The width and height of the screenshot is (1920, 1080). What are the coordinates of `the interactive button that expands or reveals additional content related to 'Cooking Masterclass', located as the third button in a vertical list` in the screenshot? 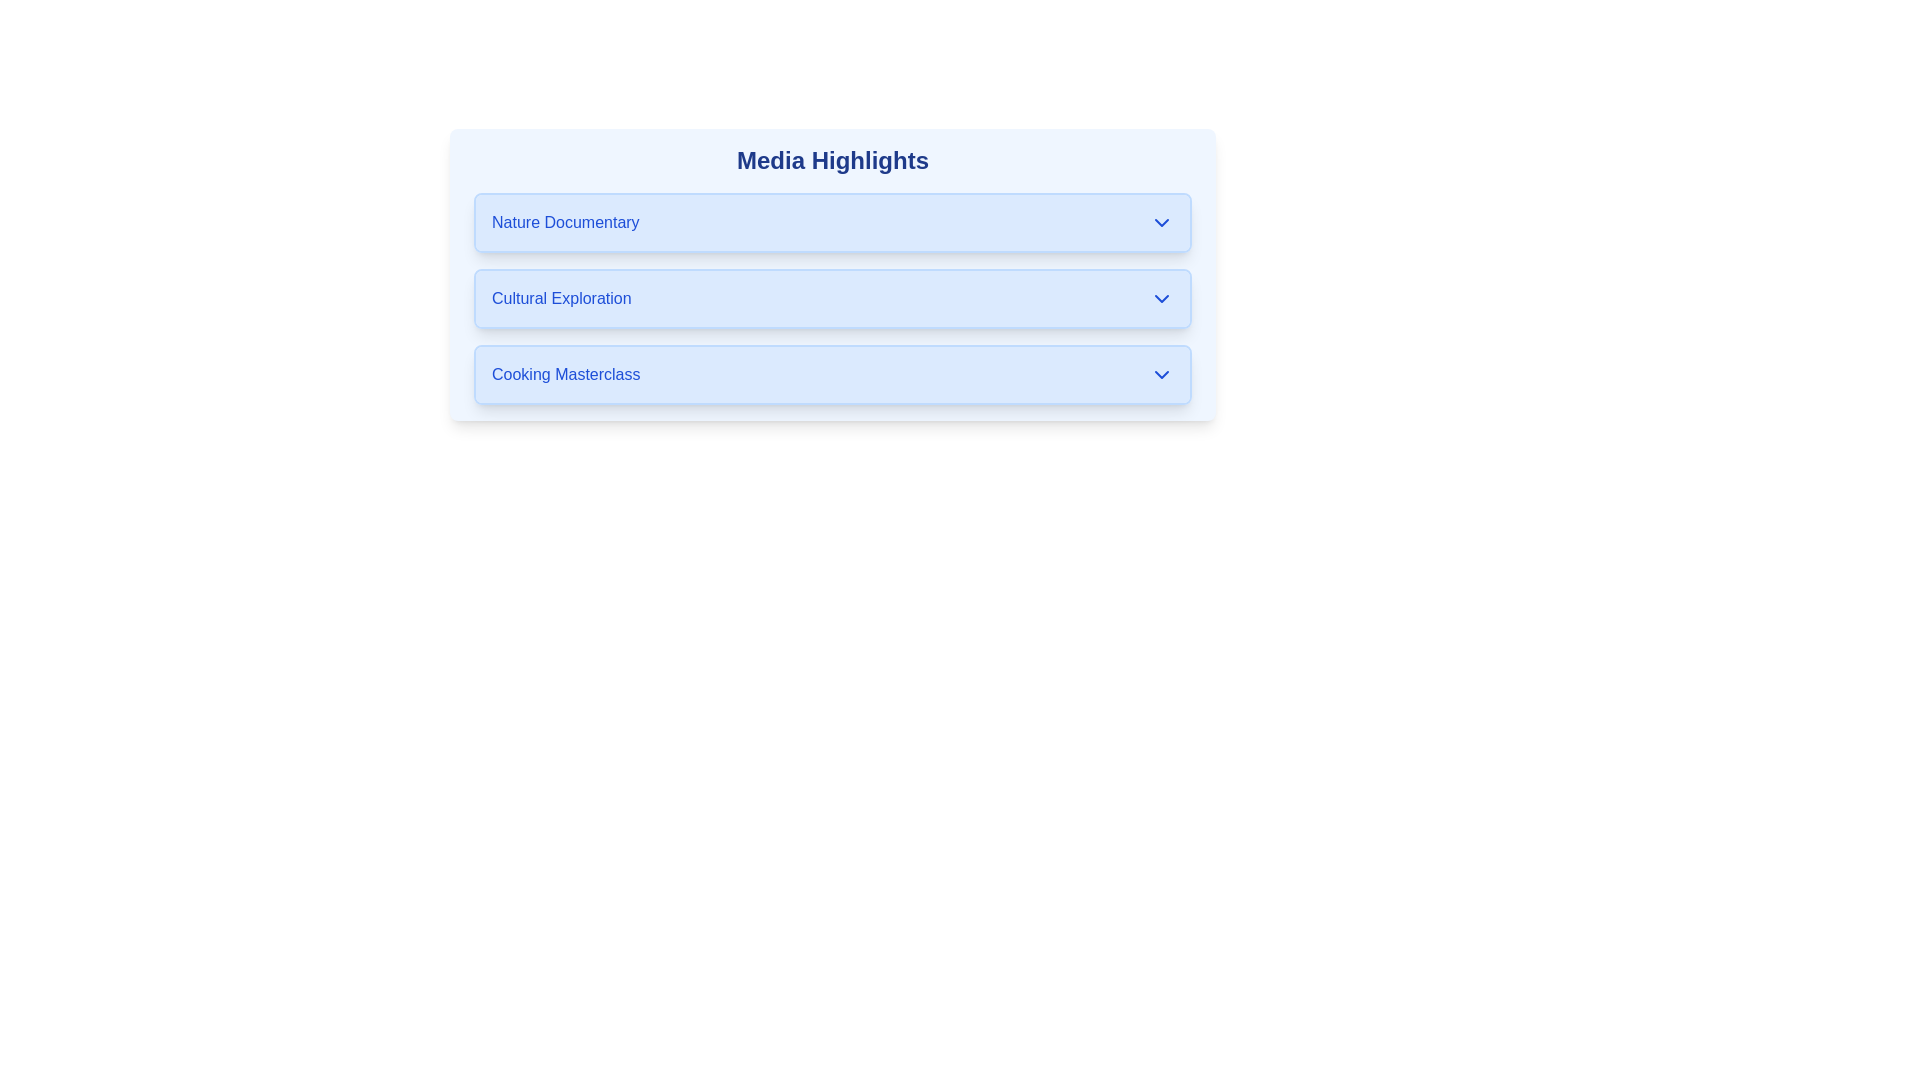 It's located at (833, 374).